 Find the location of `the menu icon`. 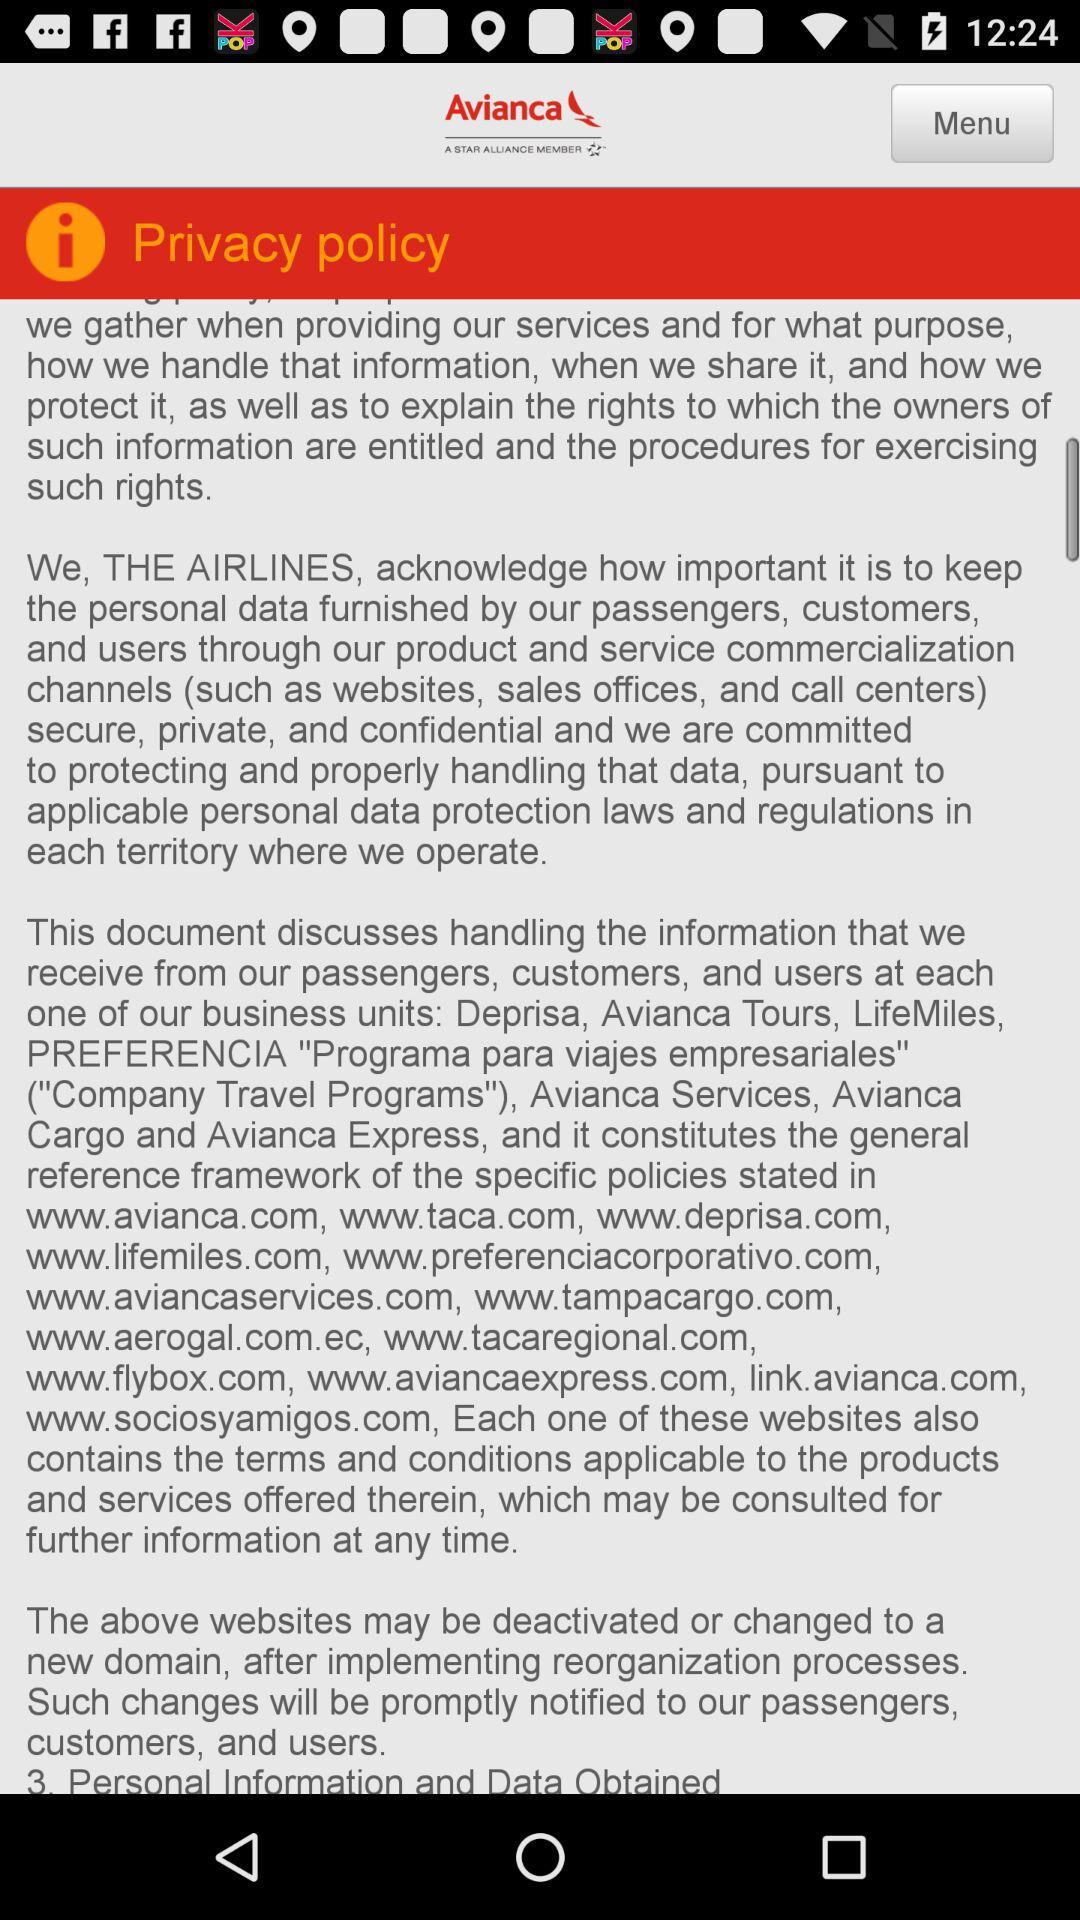

the menu icon is located at coordinates (971, 122).